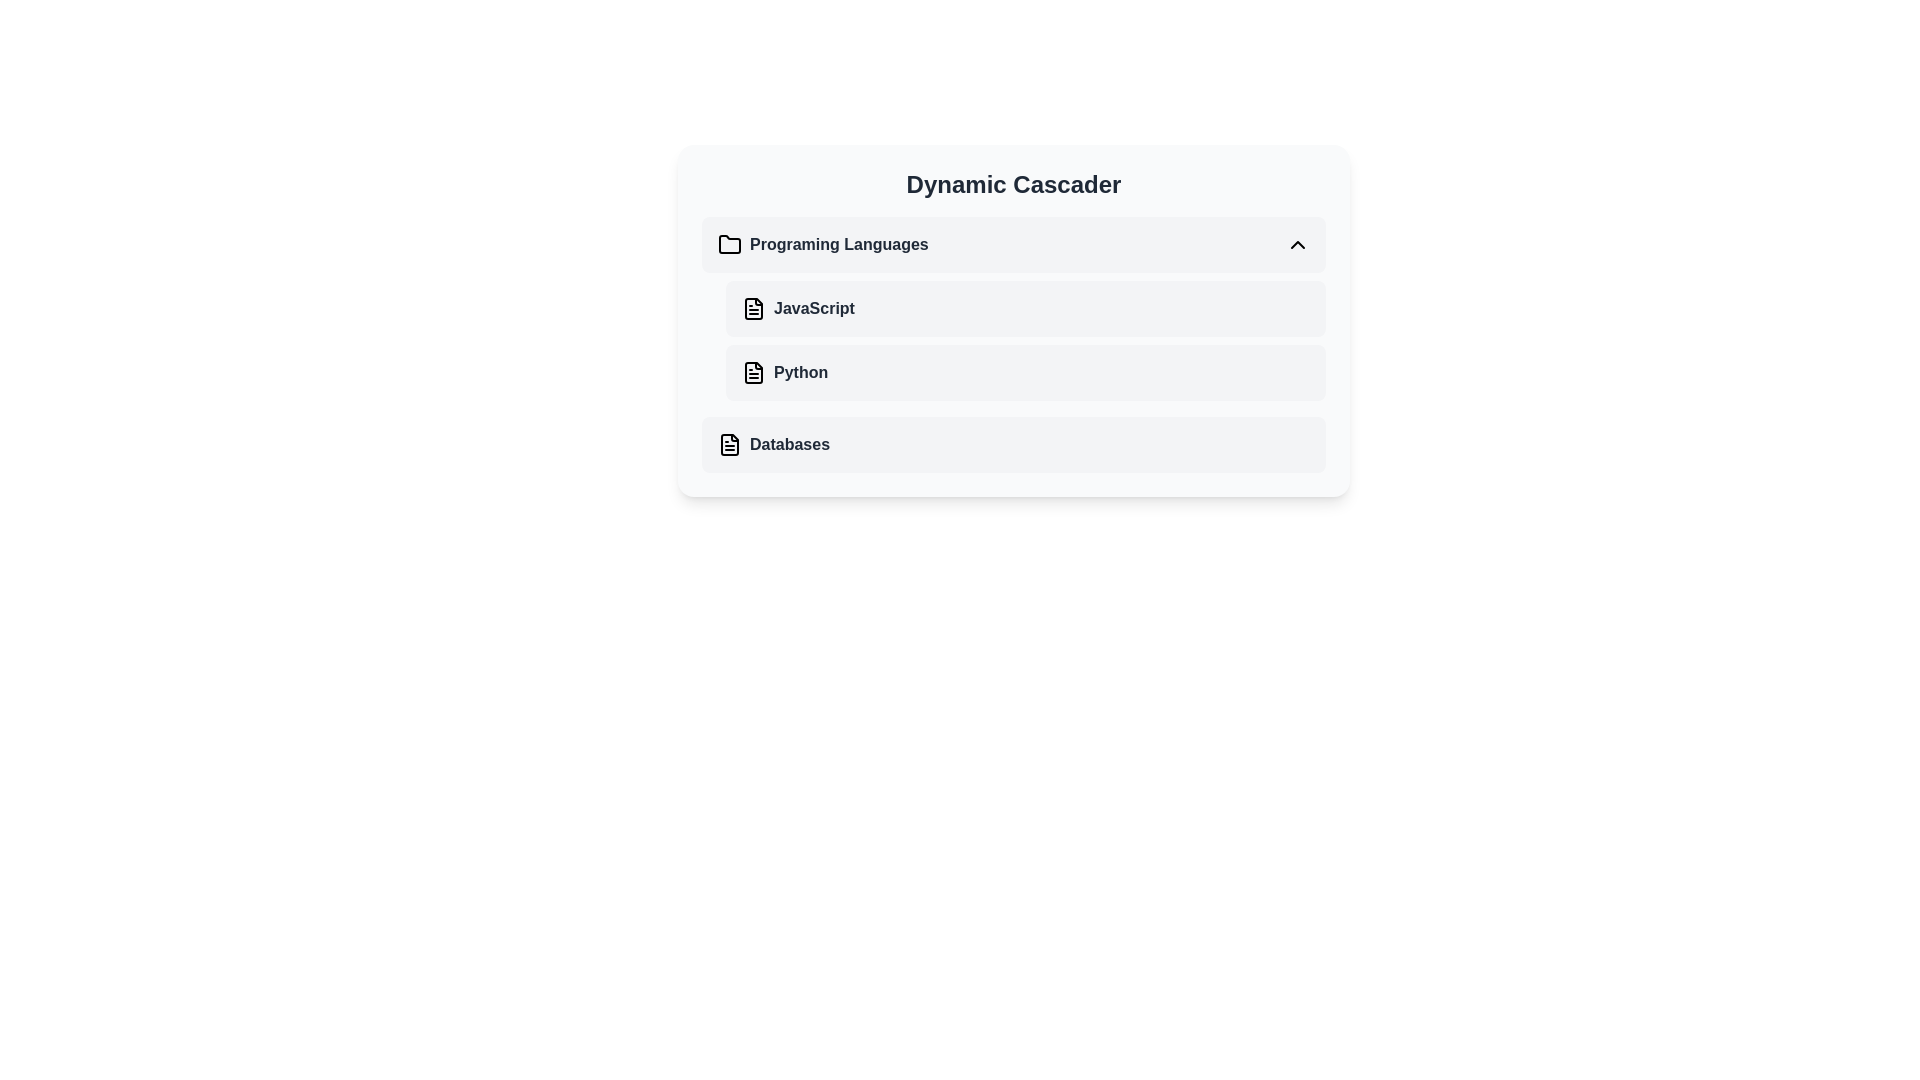  I want to click on the 'Programming Languages' text label, which is the first item in the vertical list of selectable entries under the heading 'Dynamic Cascader', so click(839, 244).